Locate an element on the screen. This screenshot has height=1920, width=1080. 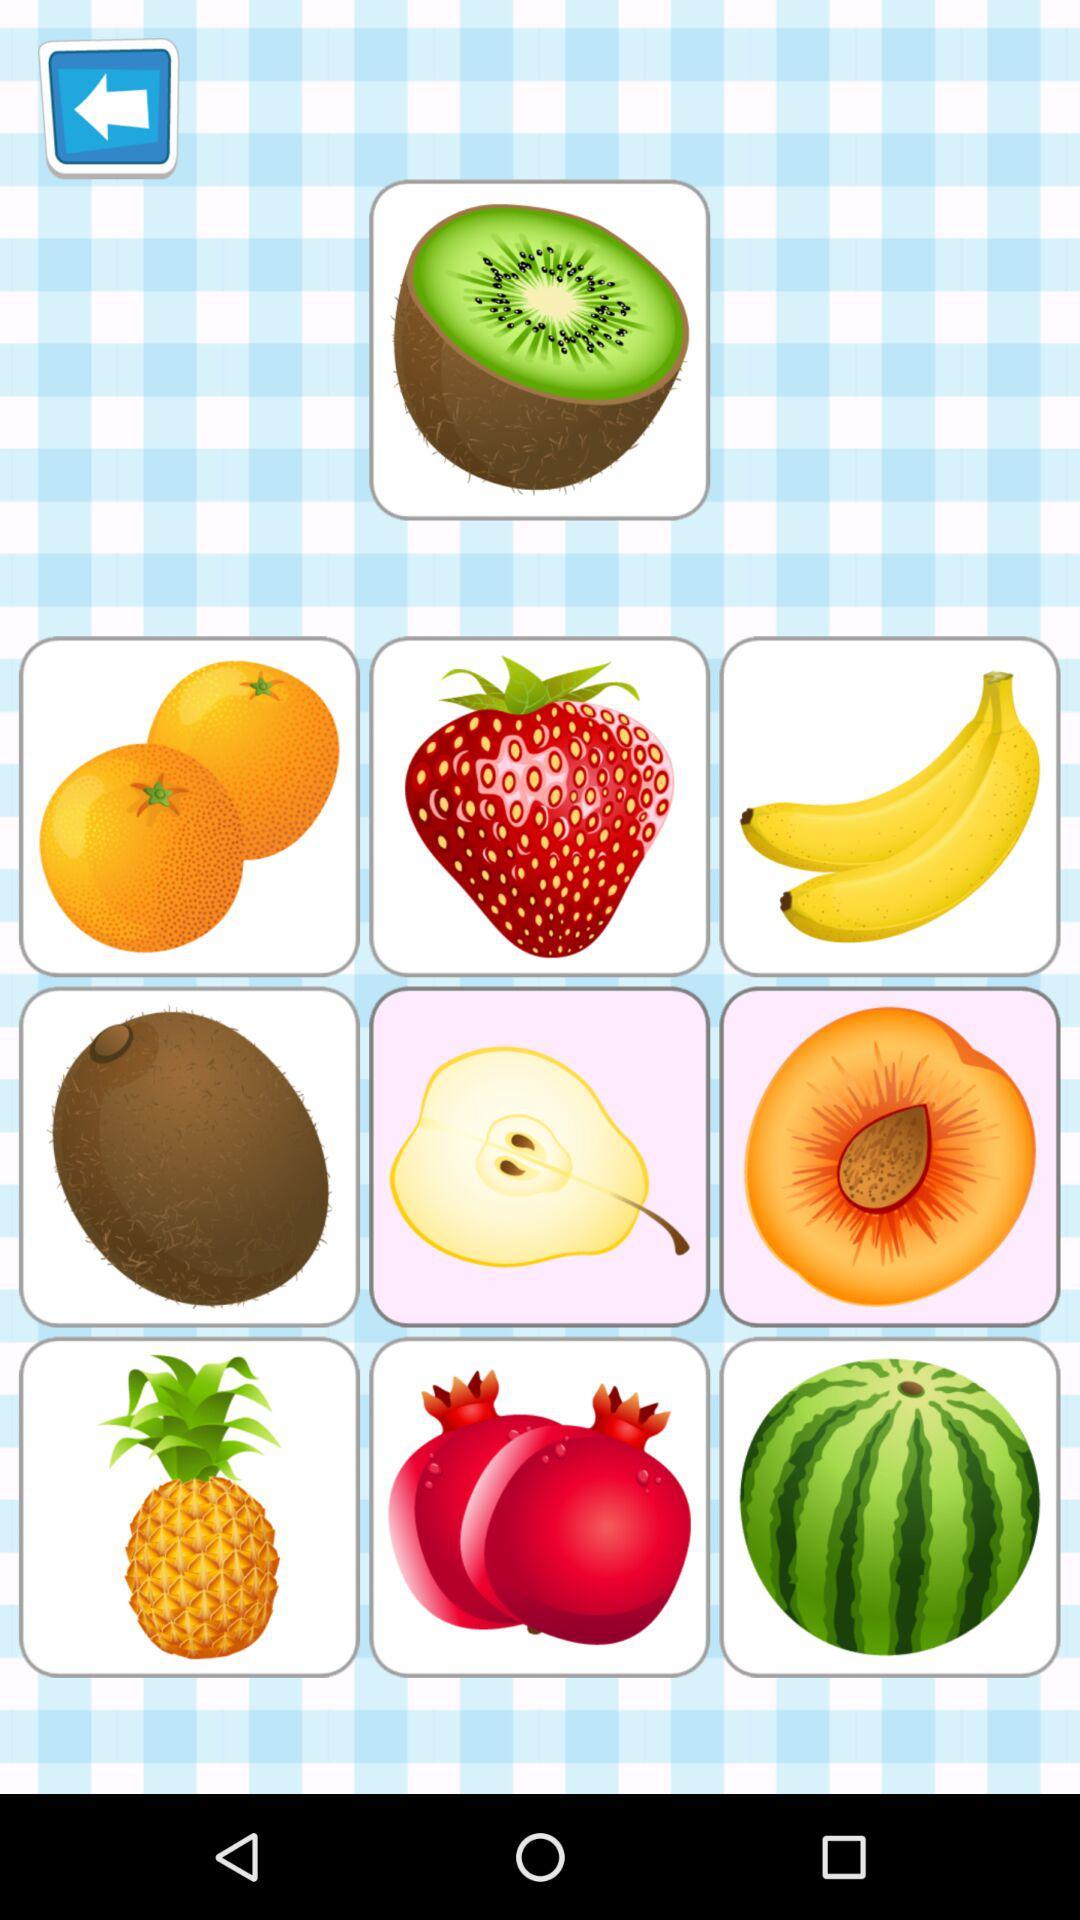
kiwi is located at coordinates (538, 349).